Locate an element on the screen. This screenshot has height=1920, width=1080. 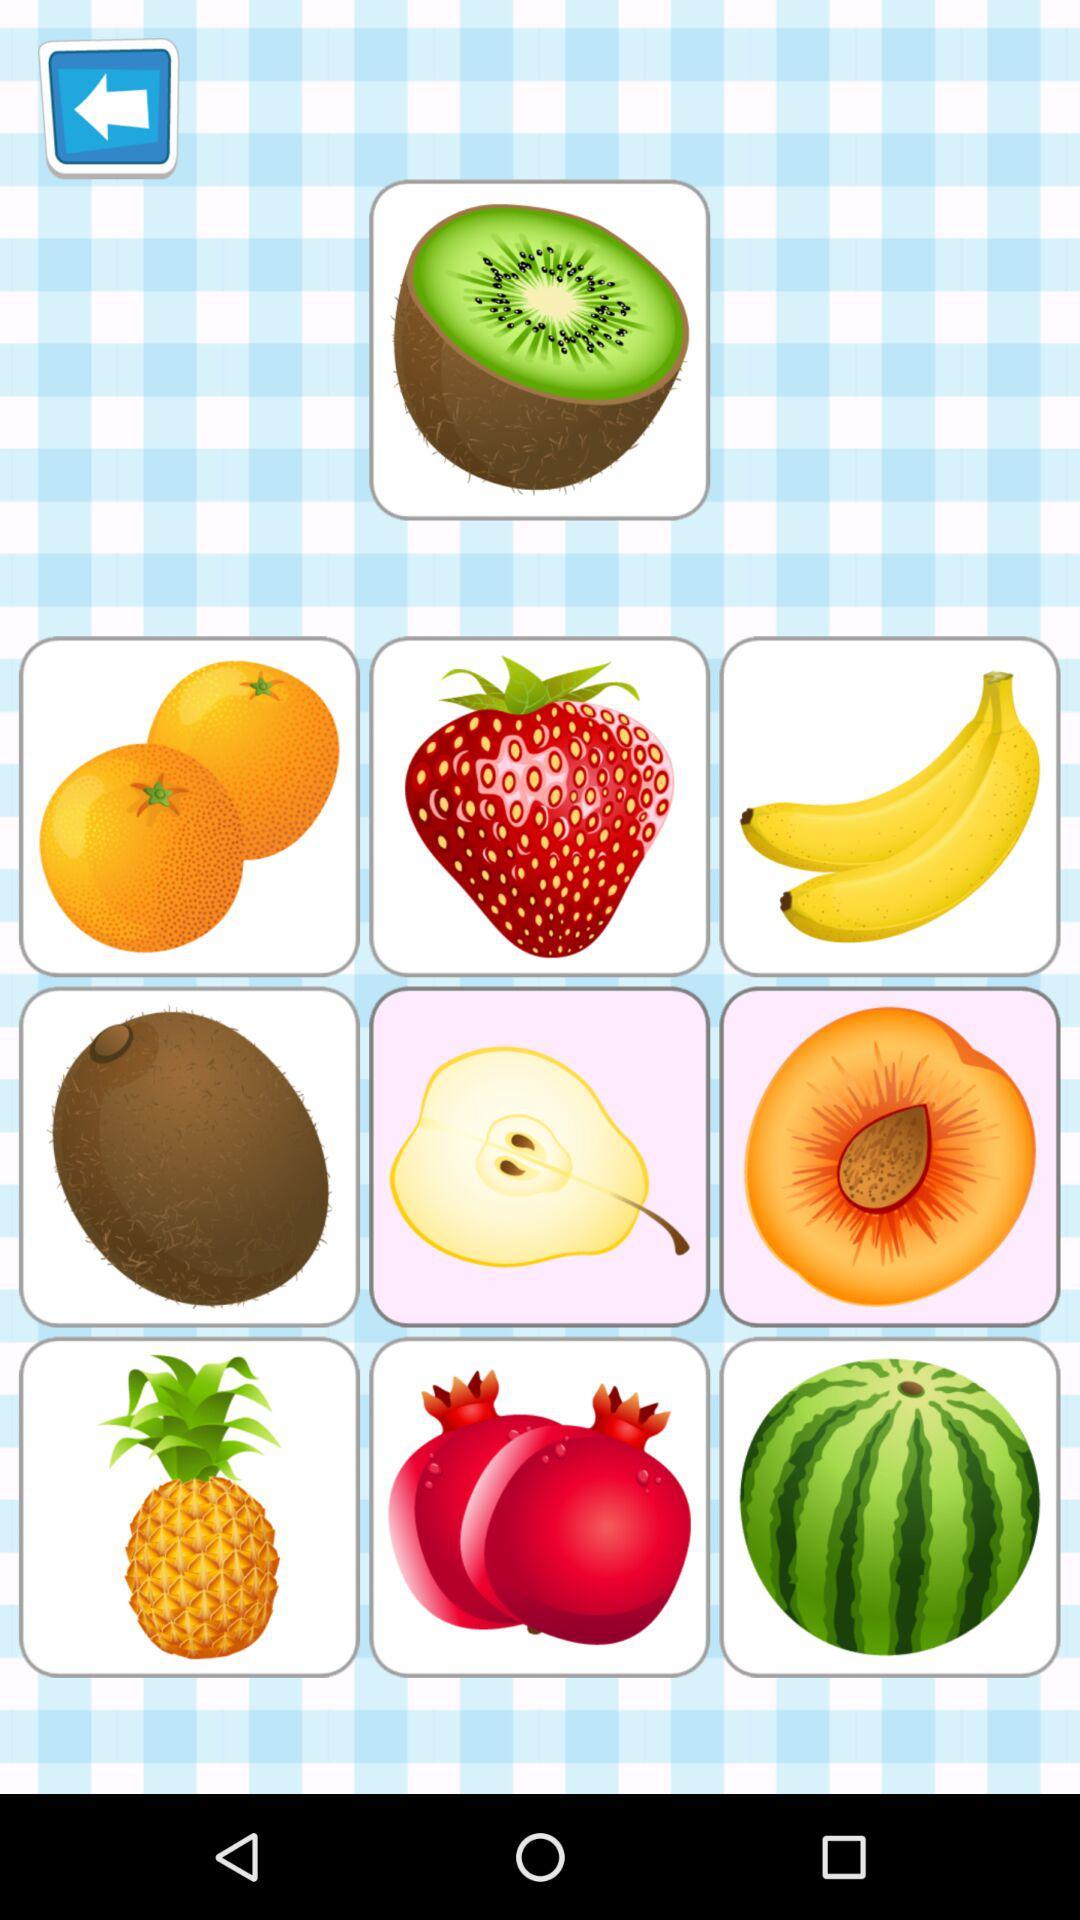
kiwi is located at coordinates (538, 349).